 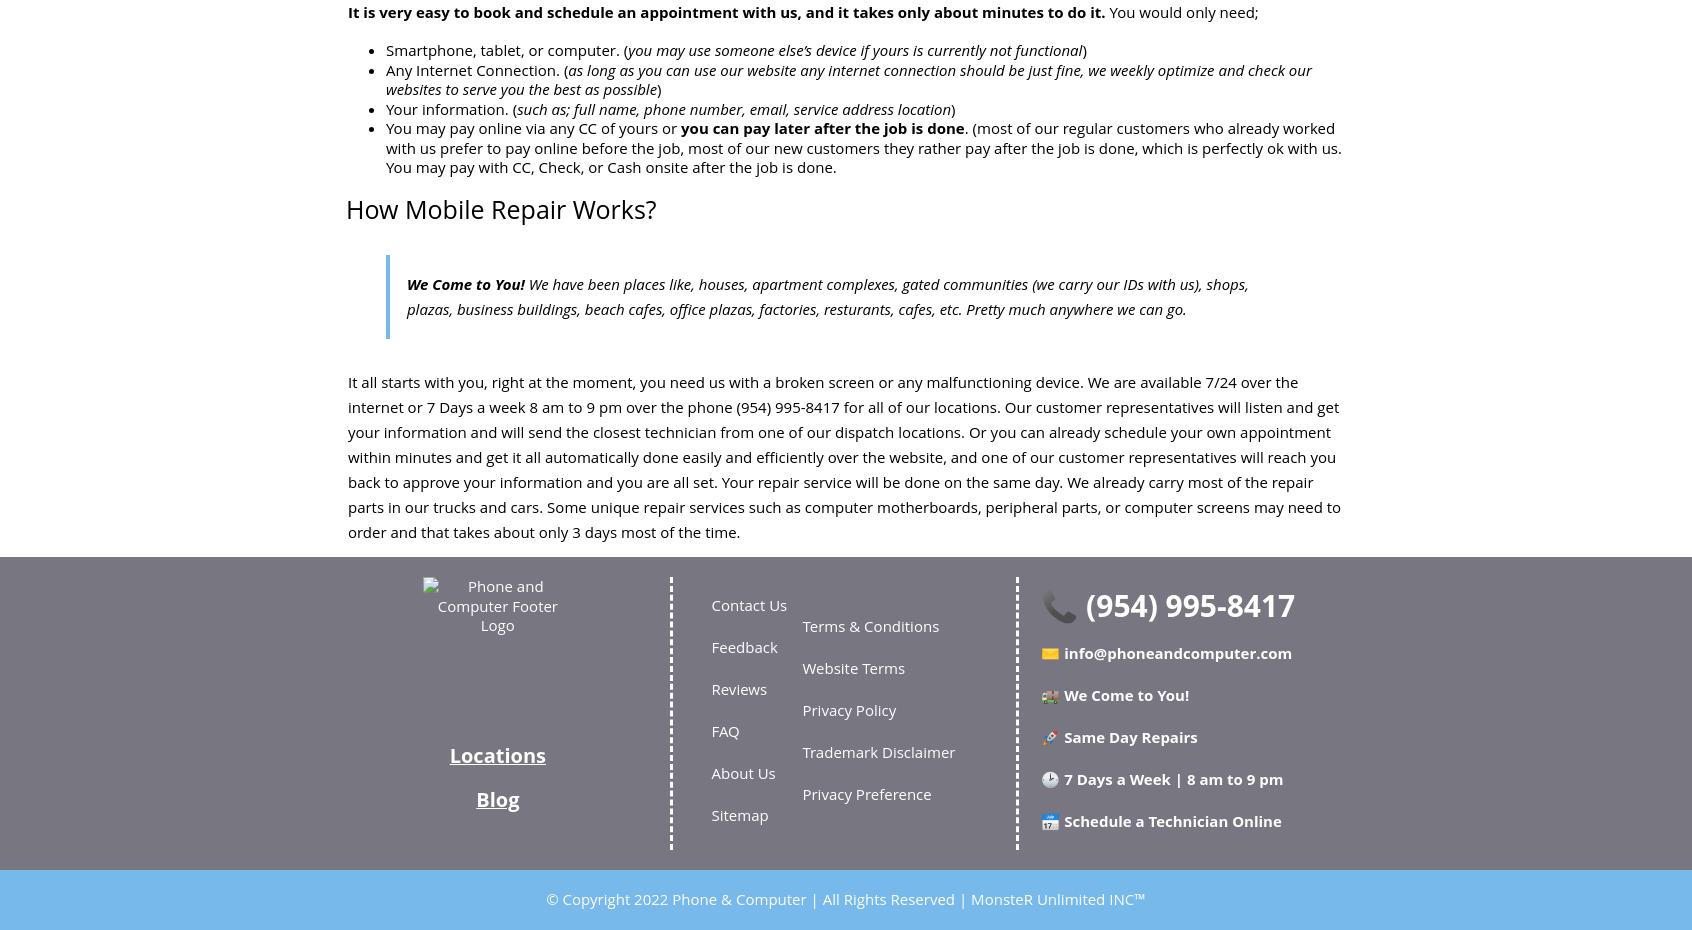 I want to click on 'About Us', so click(x=741, y=773).